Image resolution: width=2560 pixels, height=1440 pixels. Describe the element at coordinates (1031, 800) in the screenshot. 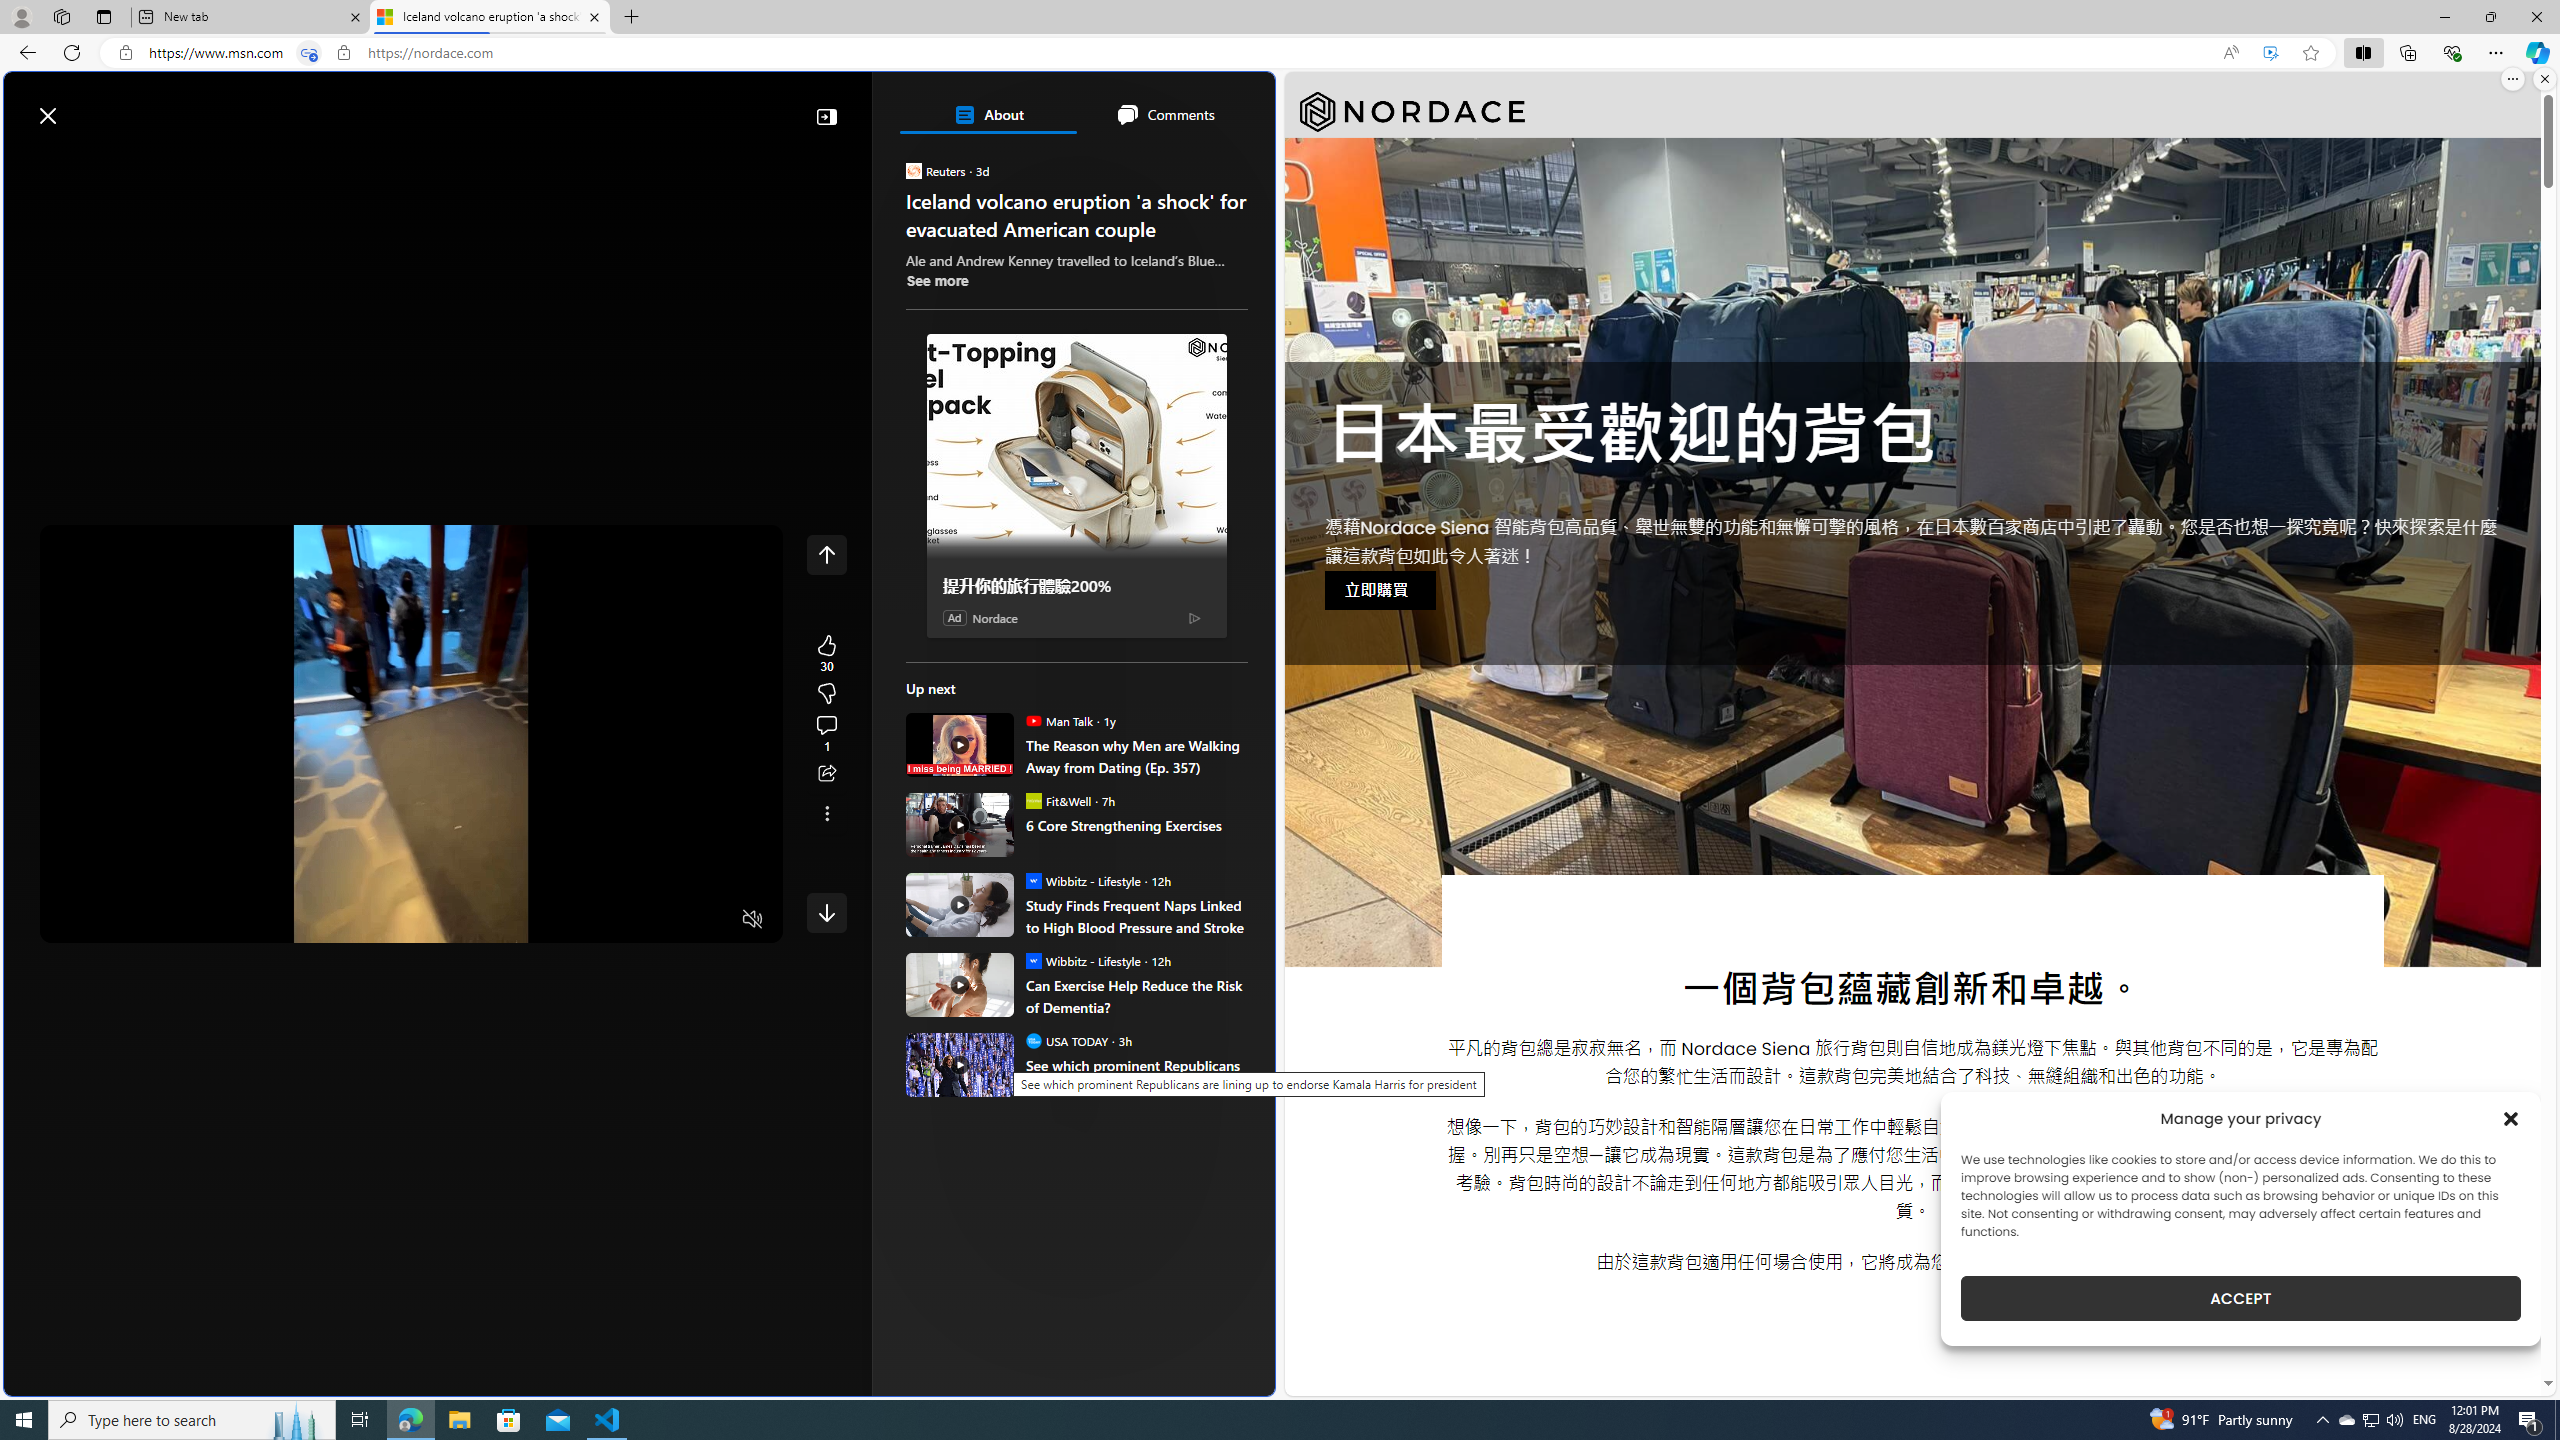

I see `'Fit&Well'` at that location.